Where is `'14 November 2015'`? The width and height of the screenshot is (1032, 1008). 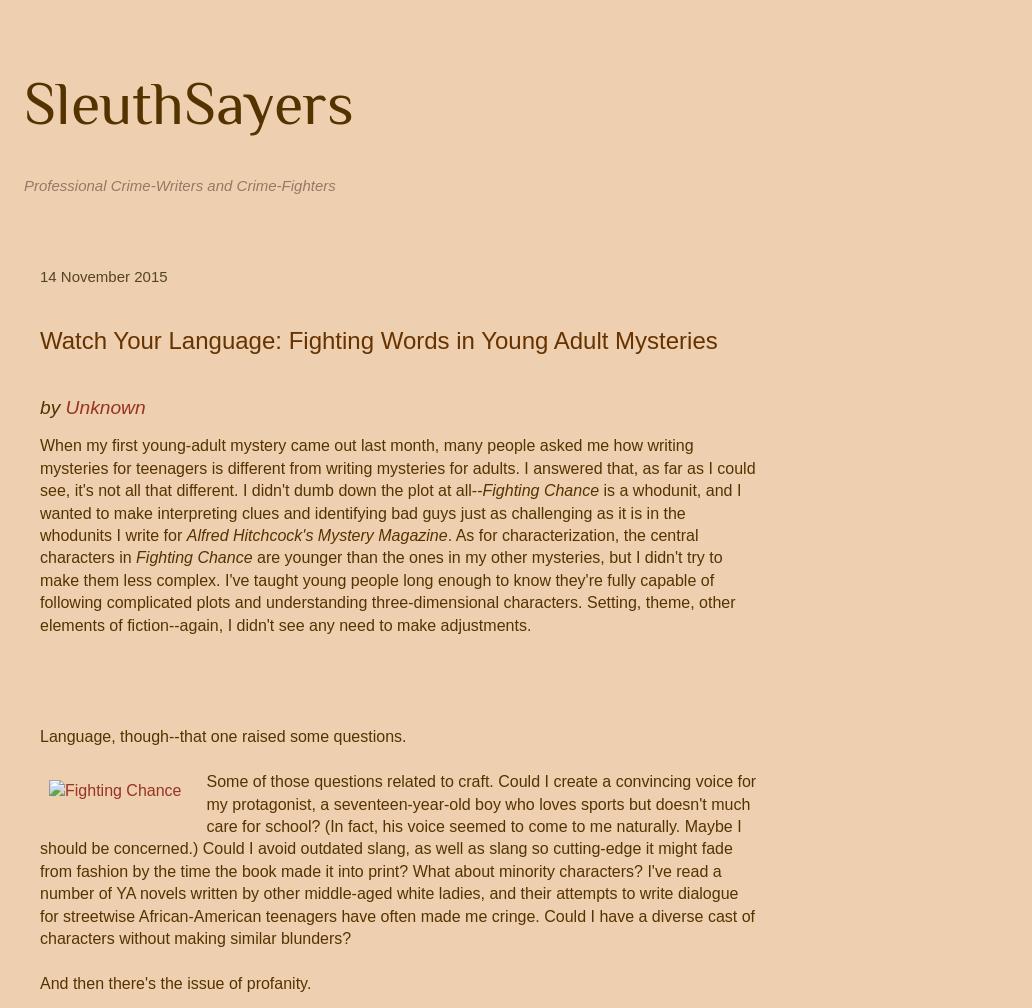 '14 November 2015' is located at coordinates (103, 275).